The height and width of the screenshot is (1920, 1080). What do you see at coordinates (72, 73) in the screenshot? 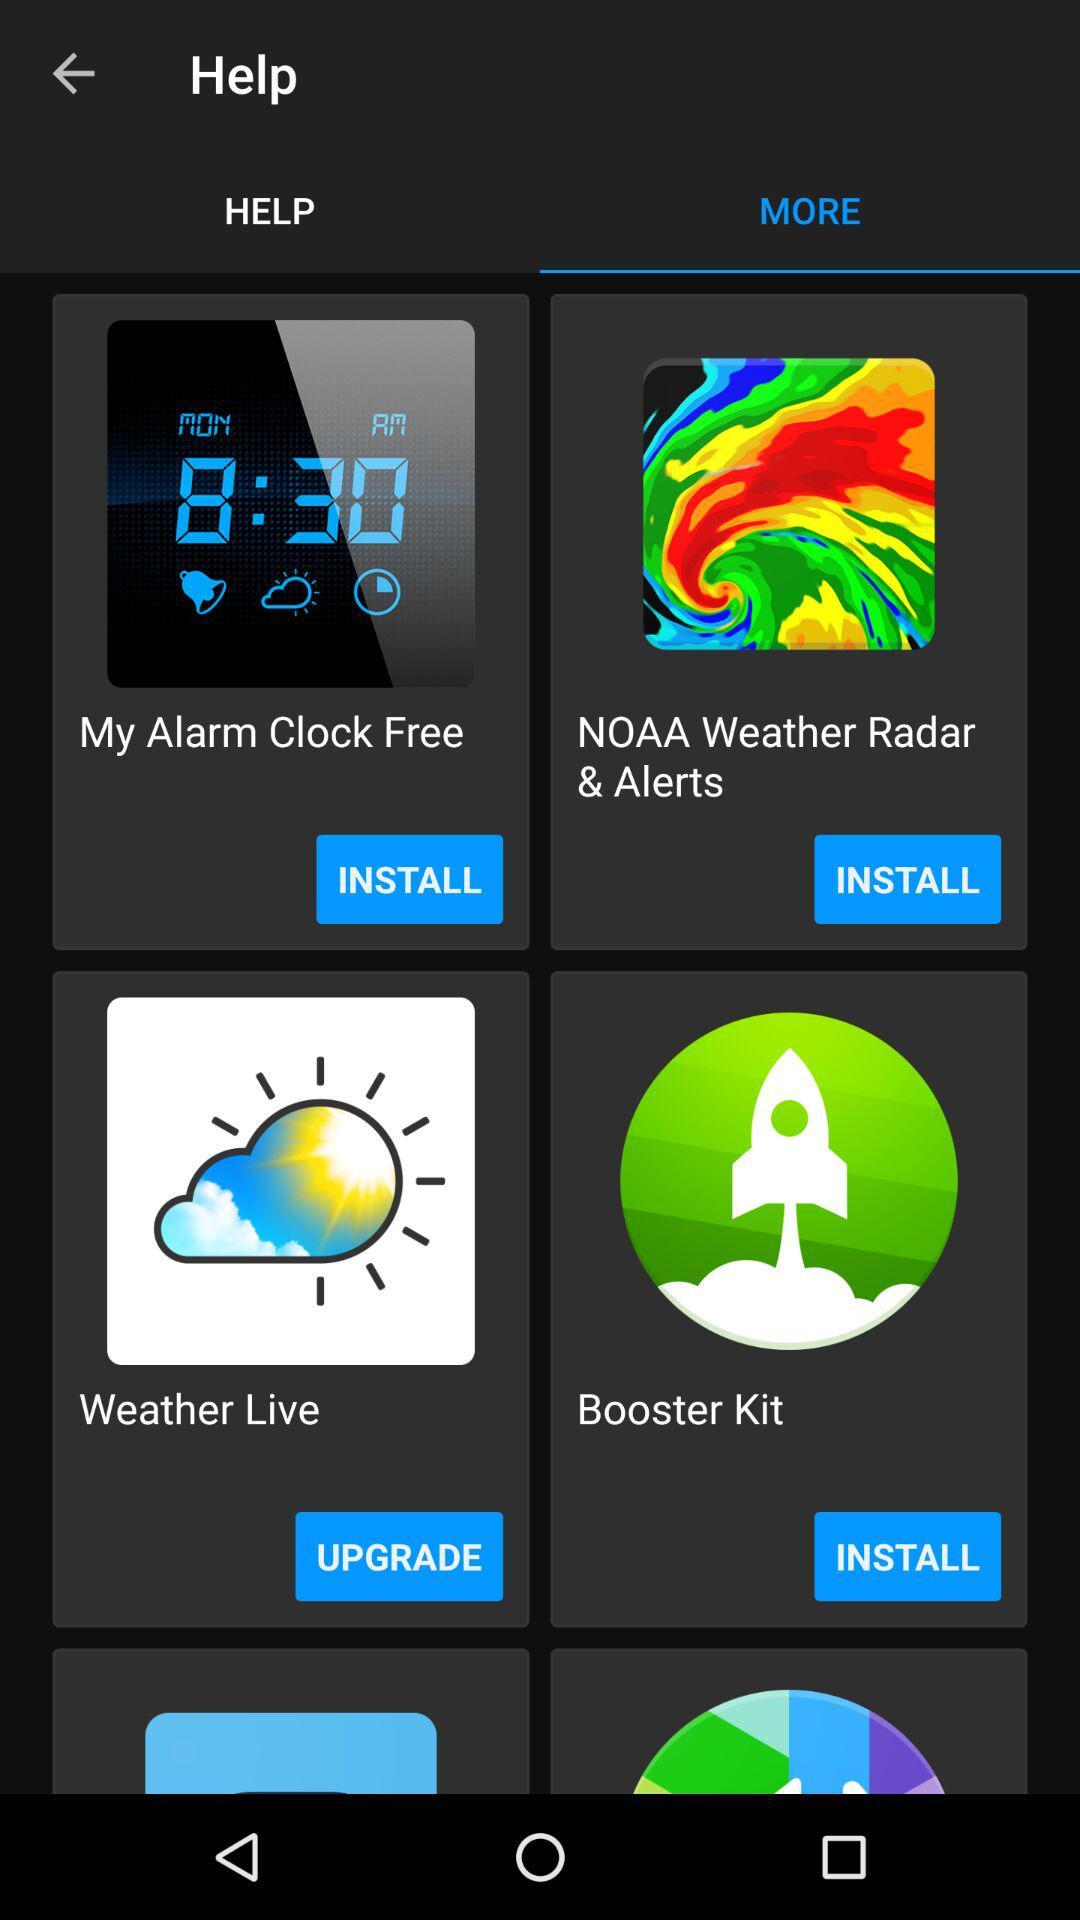
I see `the item to the left of help item` at bounding box center [72, 73].